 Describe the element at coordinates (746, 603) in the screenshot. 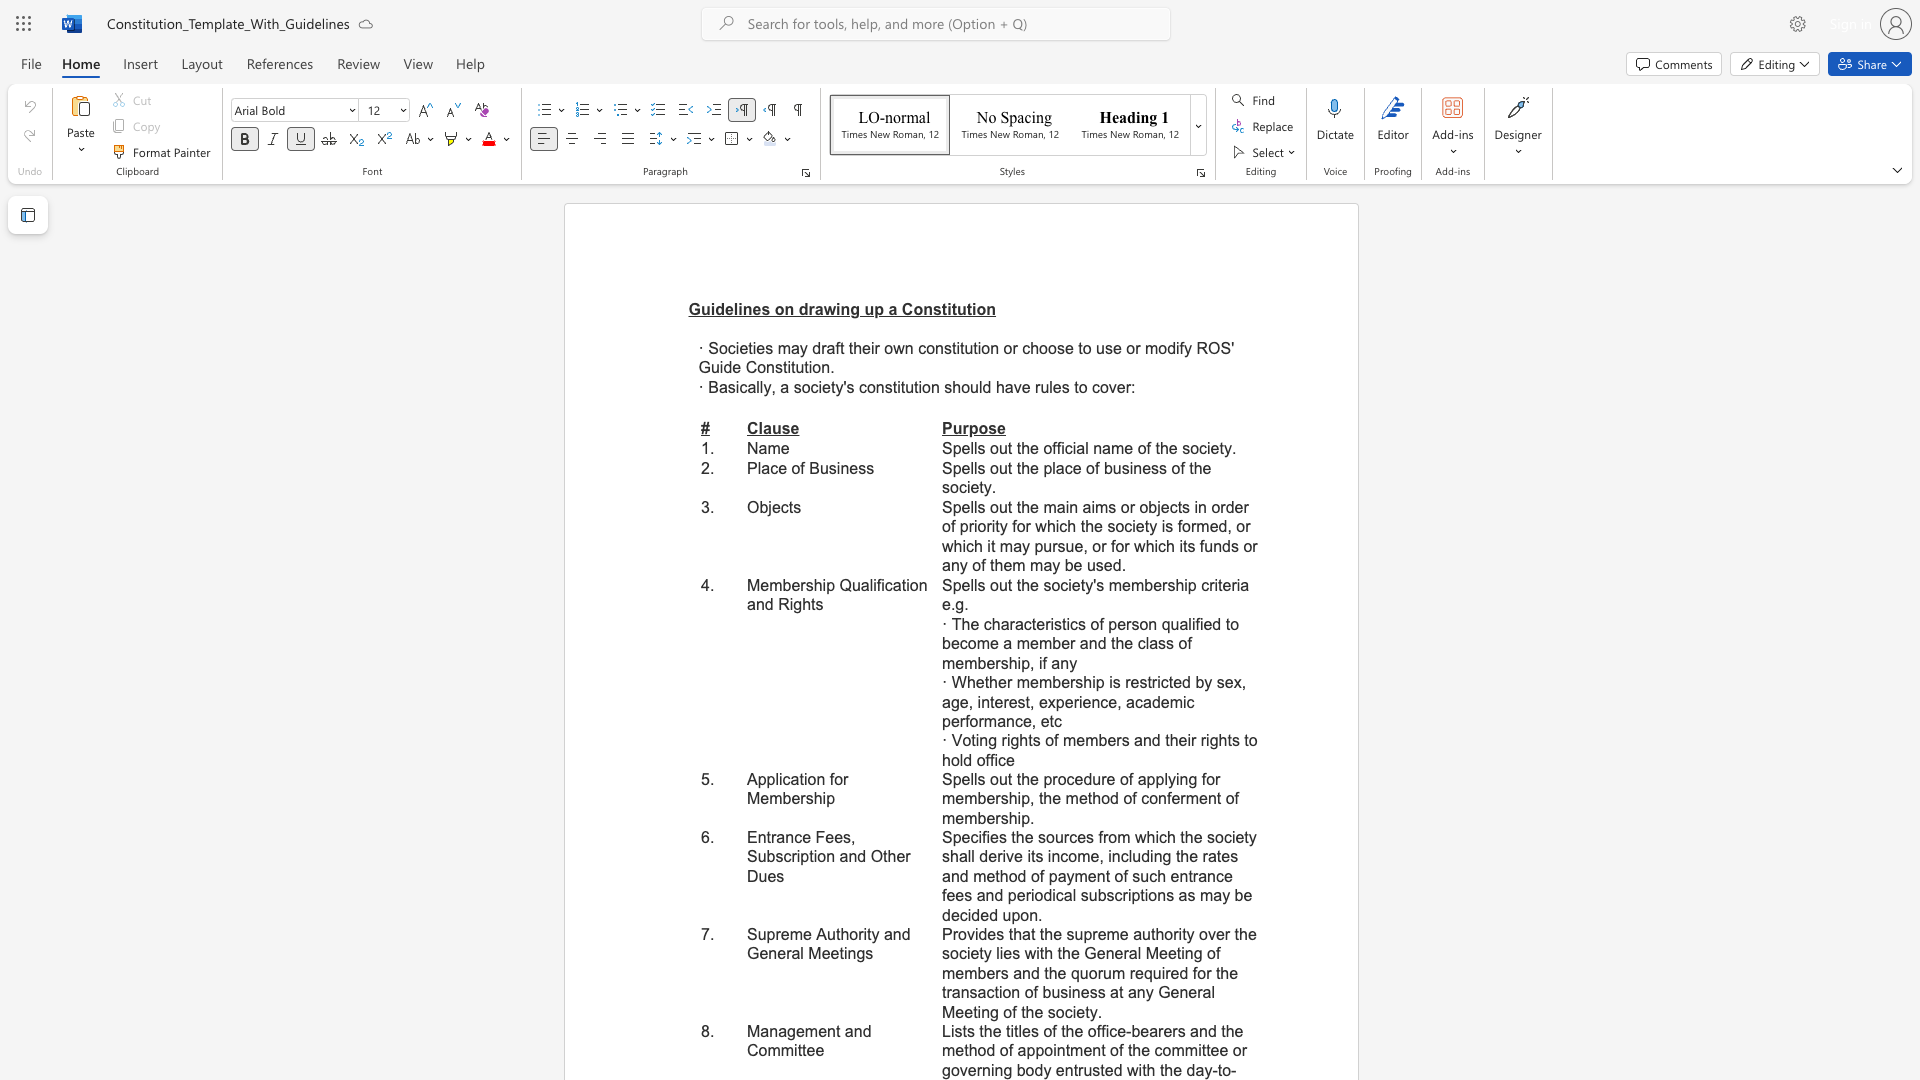

I see `the subset text "and R" within the text "Membership Qualification and Rights"` at that location.